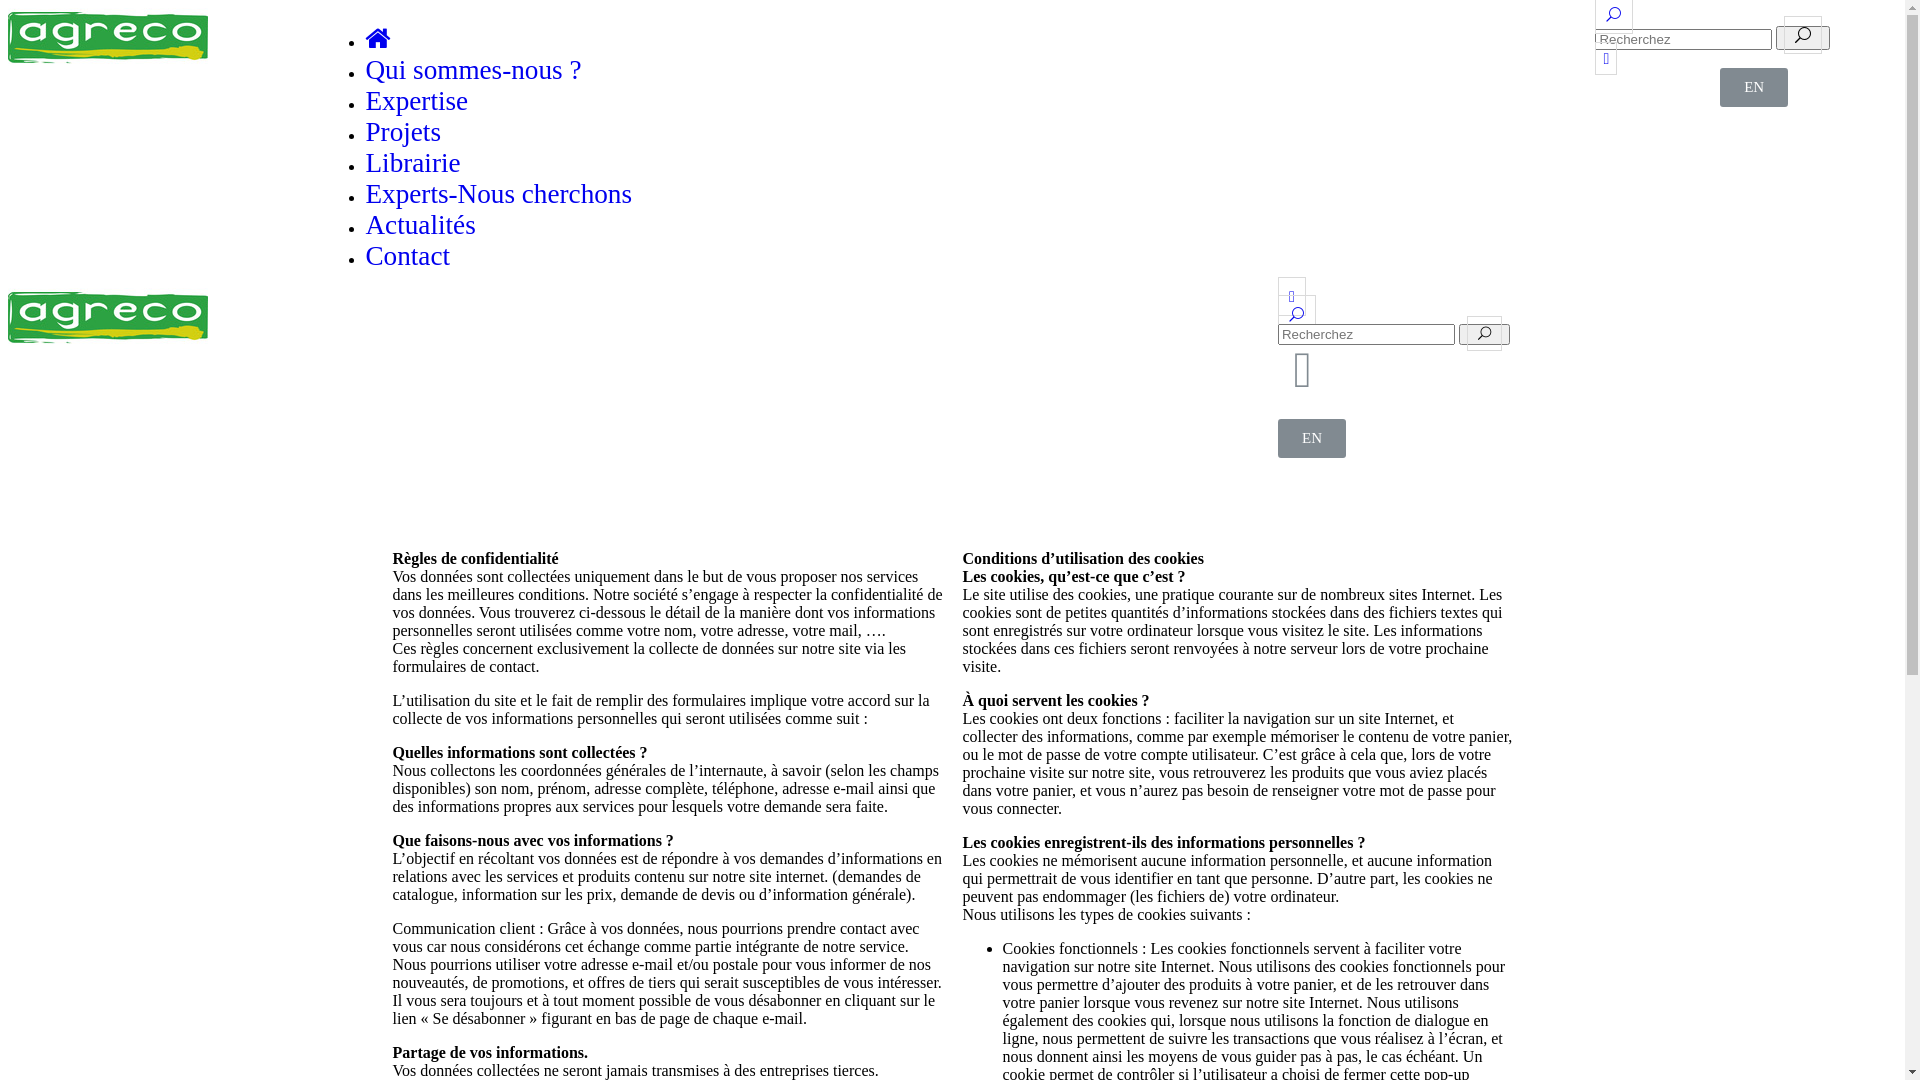 This screenshot has width=1920, height=1080. Describe the element at coordinates (125, 372) in the screenshot. I see `'Experts-Nous cherchons'` at that location.